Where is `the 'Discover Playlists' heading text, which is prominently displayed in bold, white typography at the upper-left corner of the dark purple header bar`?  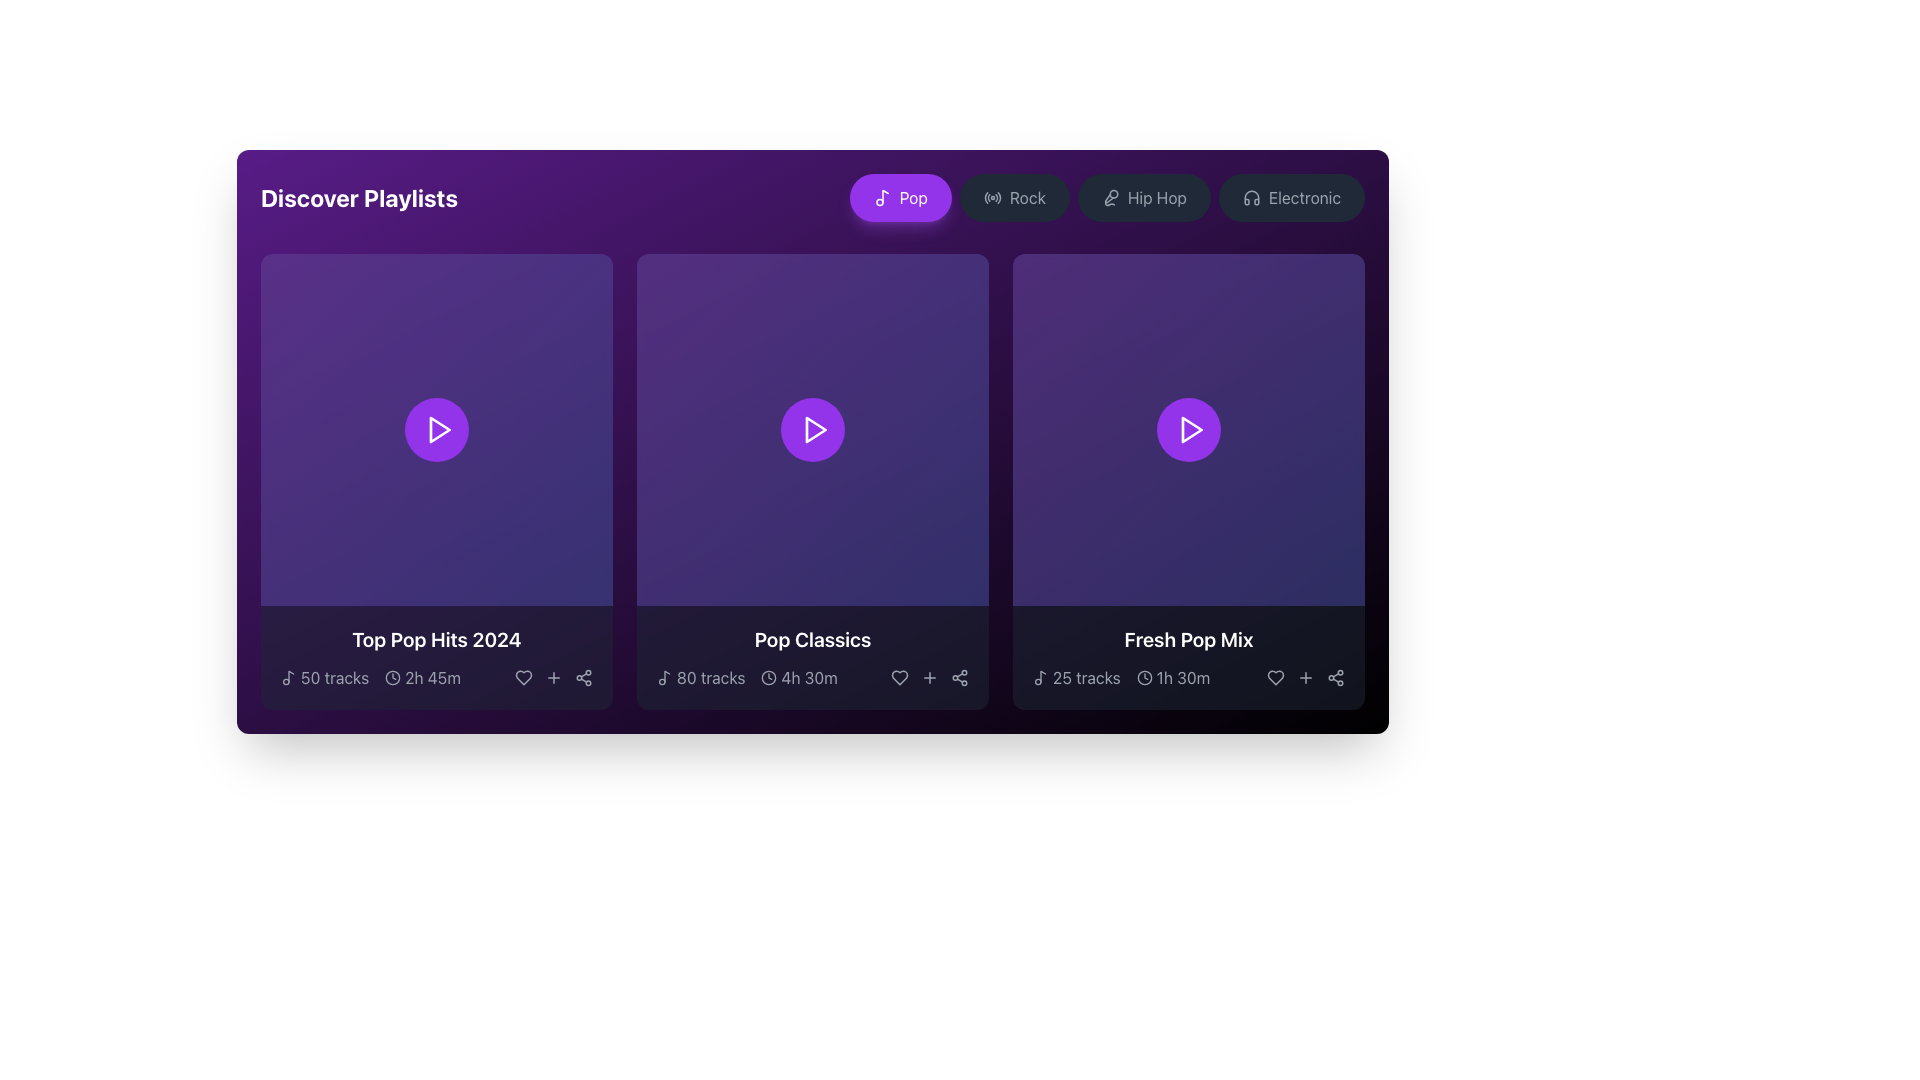 the 'Discover Playlists' heading text, which is prominently displayed in bold, white typography at the upper-left corner of the dark purple header bar is located at coordinates (359, 197).